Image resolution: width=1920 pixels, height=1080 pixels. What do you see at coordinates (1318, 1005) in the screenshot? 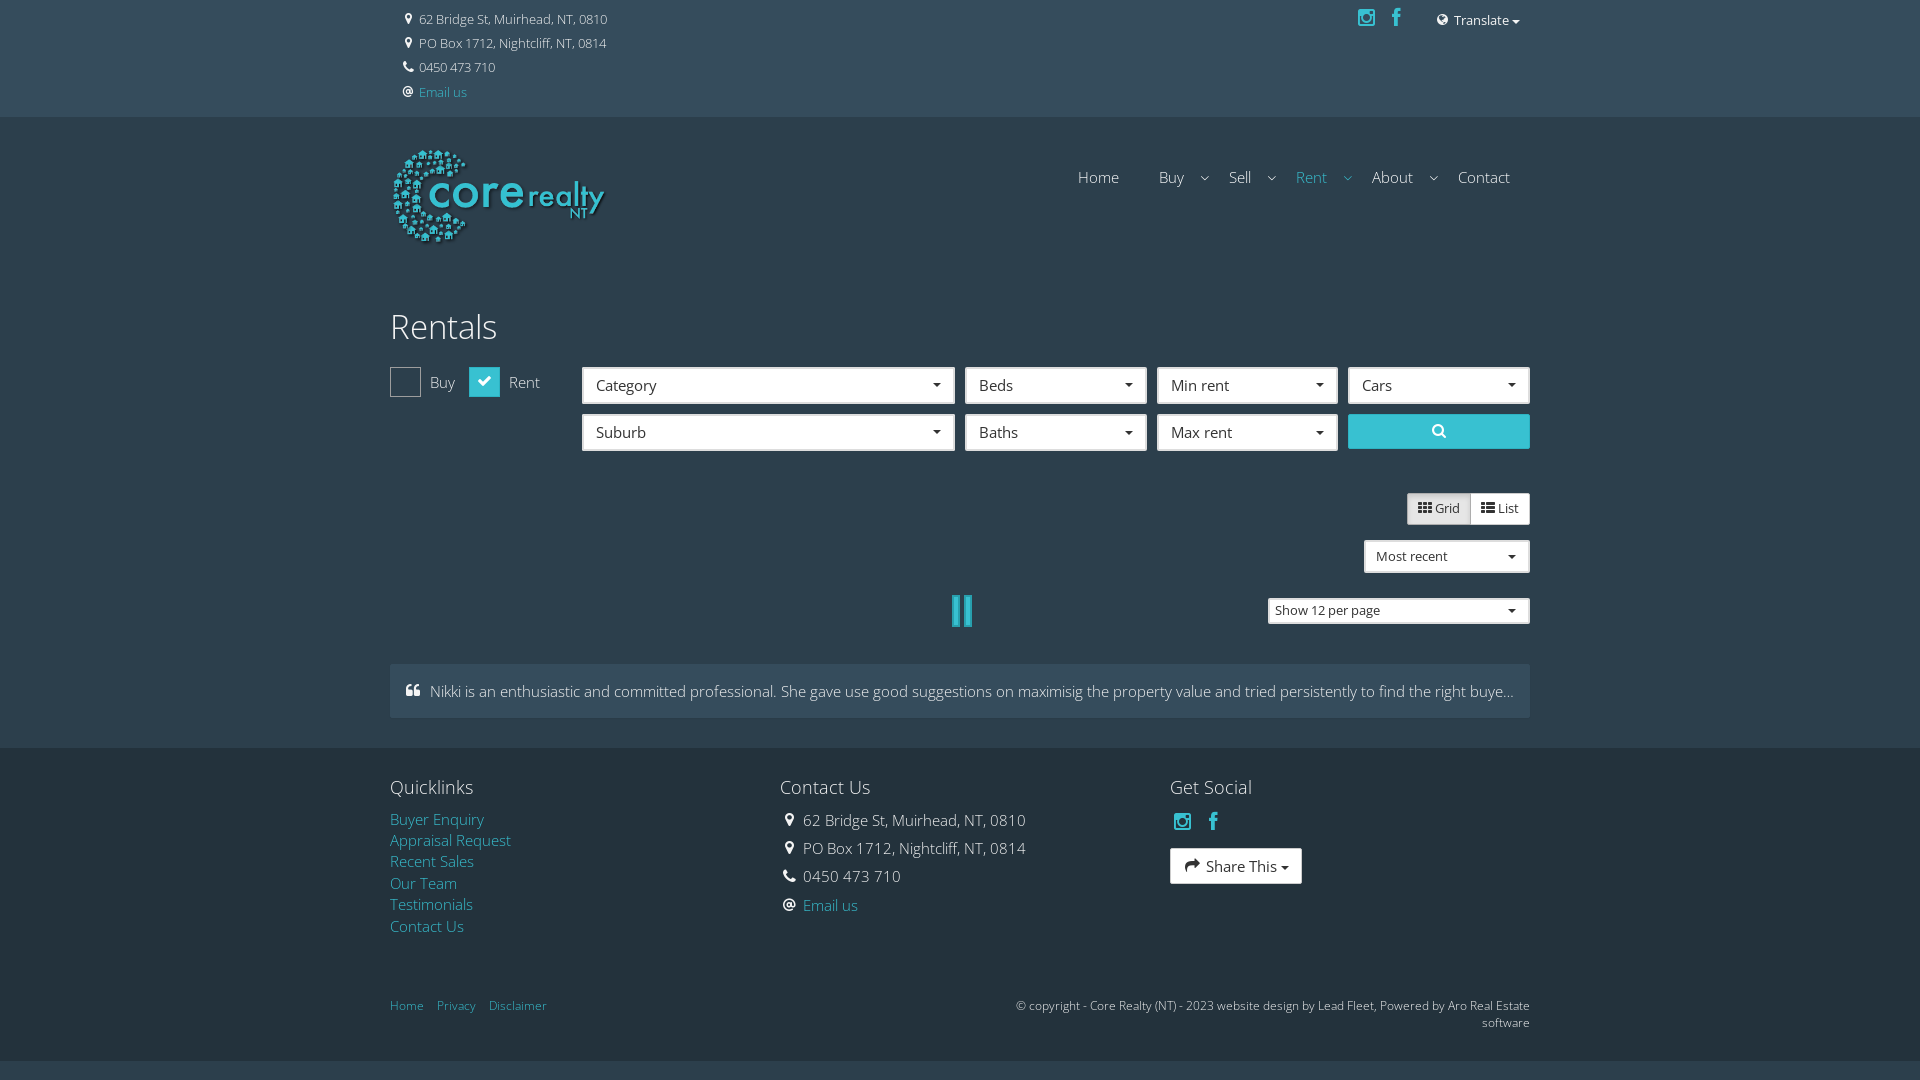
I see `'Lead Fleet'` at bounding box center [1318, 1005].